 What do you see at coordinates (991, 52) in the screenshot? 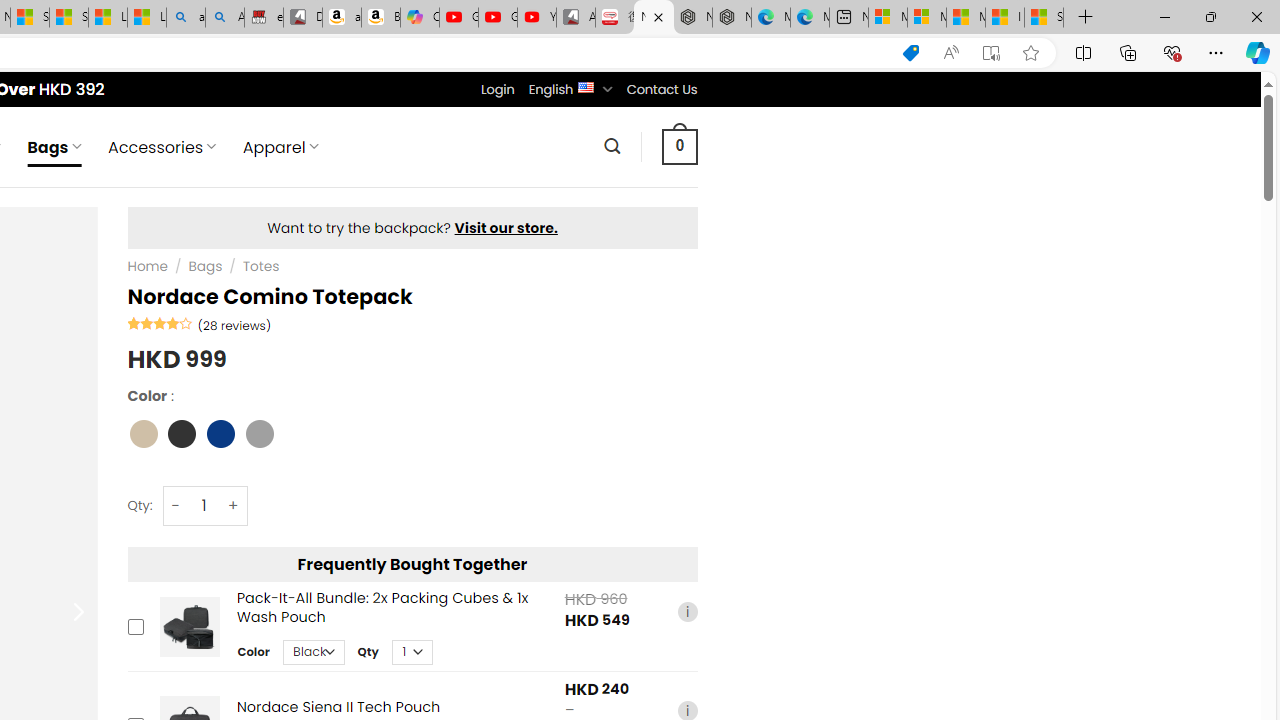
I see `'Enter Immersive Reader (F9)'` at bounding box center [991, 52].